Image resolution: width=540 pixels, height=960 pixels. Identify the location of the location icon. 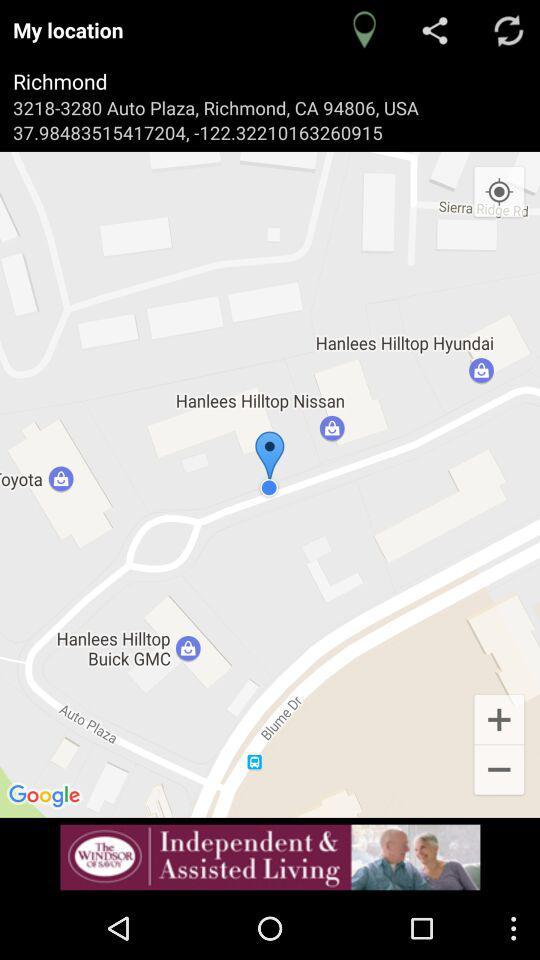
(363, 31).